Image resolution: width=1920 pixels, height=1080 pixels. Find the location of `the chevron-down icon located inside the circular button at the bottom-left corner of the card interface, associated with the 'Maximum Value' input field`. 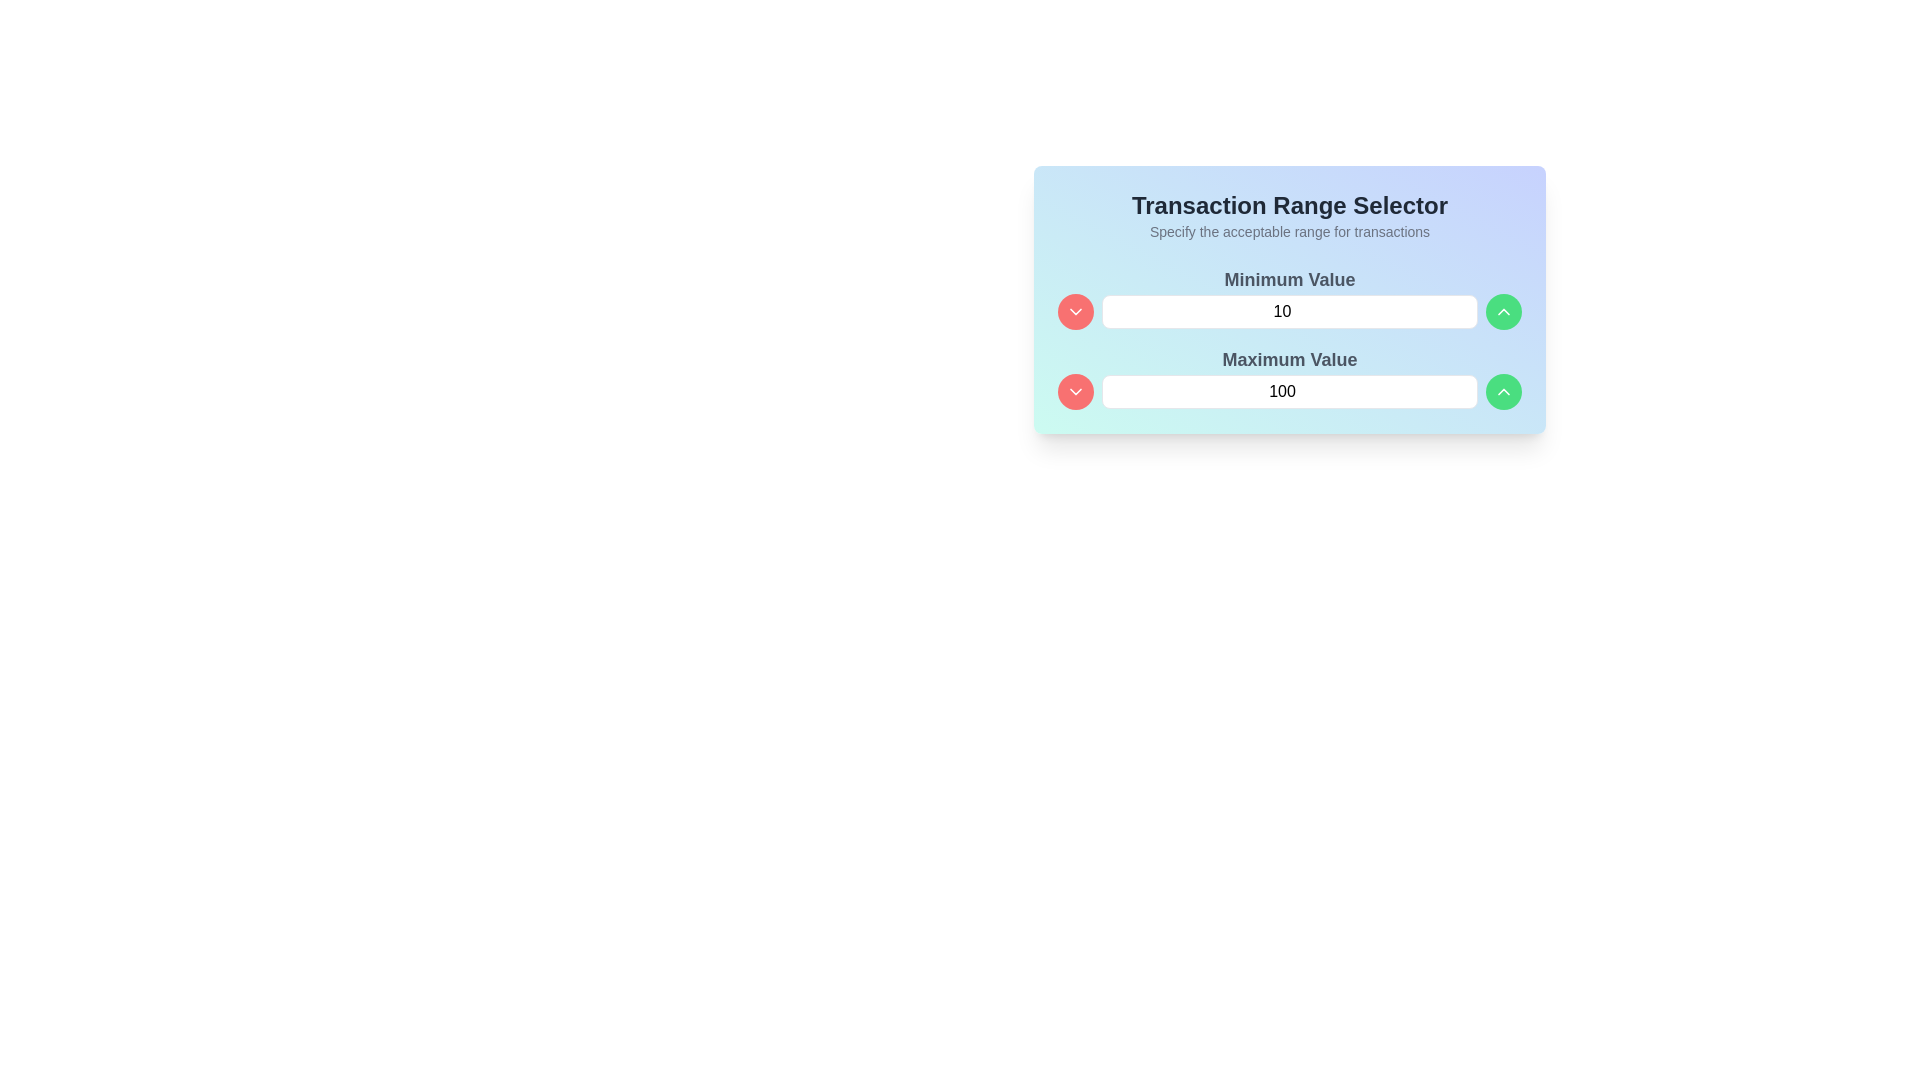

the chevron-down icon located inside the circular button at the bottom-left corner of the card interface, associated with the 'Maximum Value' input field is located at coordinates (1074, 312).